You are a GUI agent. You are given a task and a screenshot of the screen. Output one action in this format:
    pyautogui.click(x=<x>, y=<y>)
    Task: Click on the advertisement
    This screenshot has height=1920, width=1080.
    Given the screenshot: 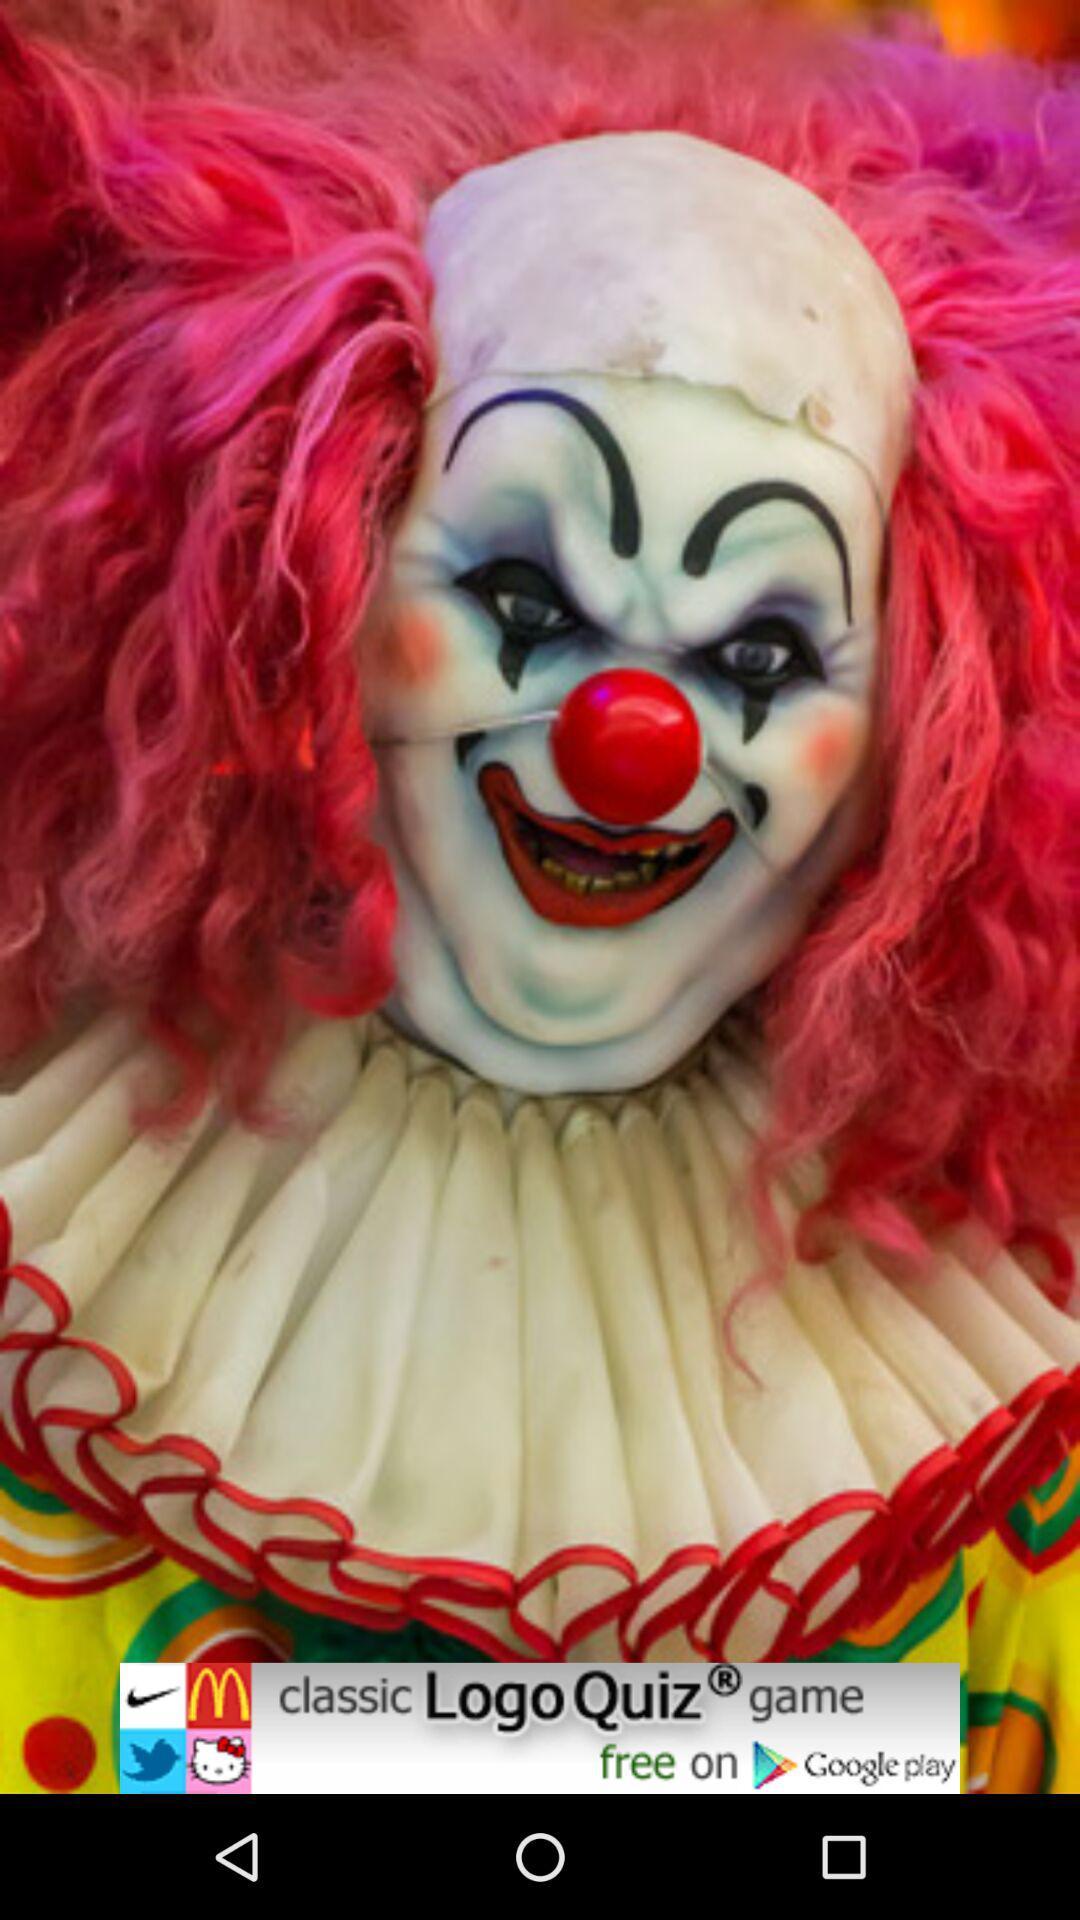 What is the action you would take?
    pyautogui.click(x=540, y=1727)
    